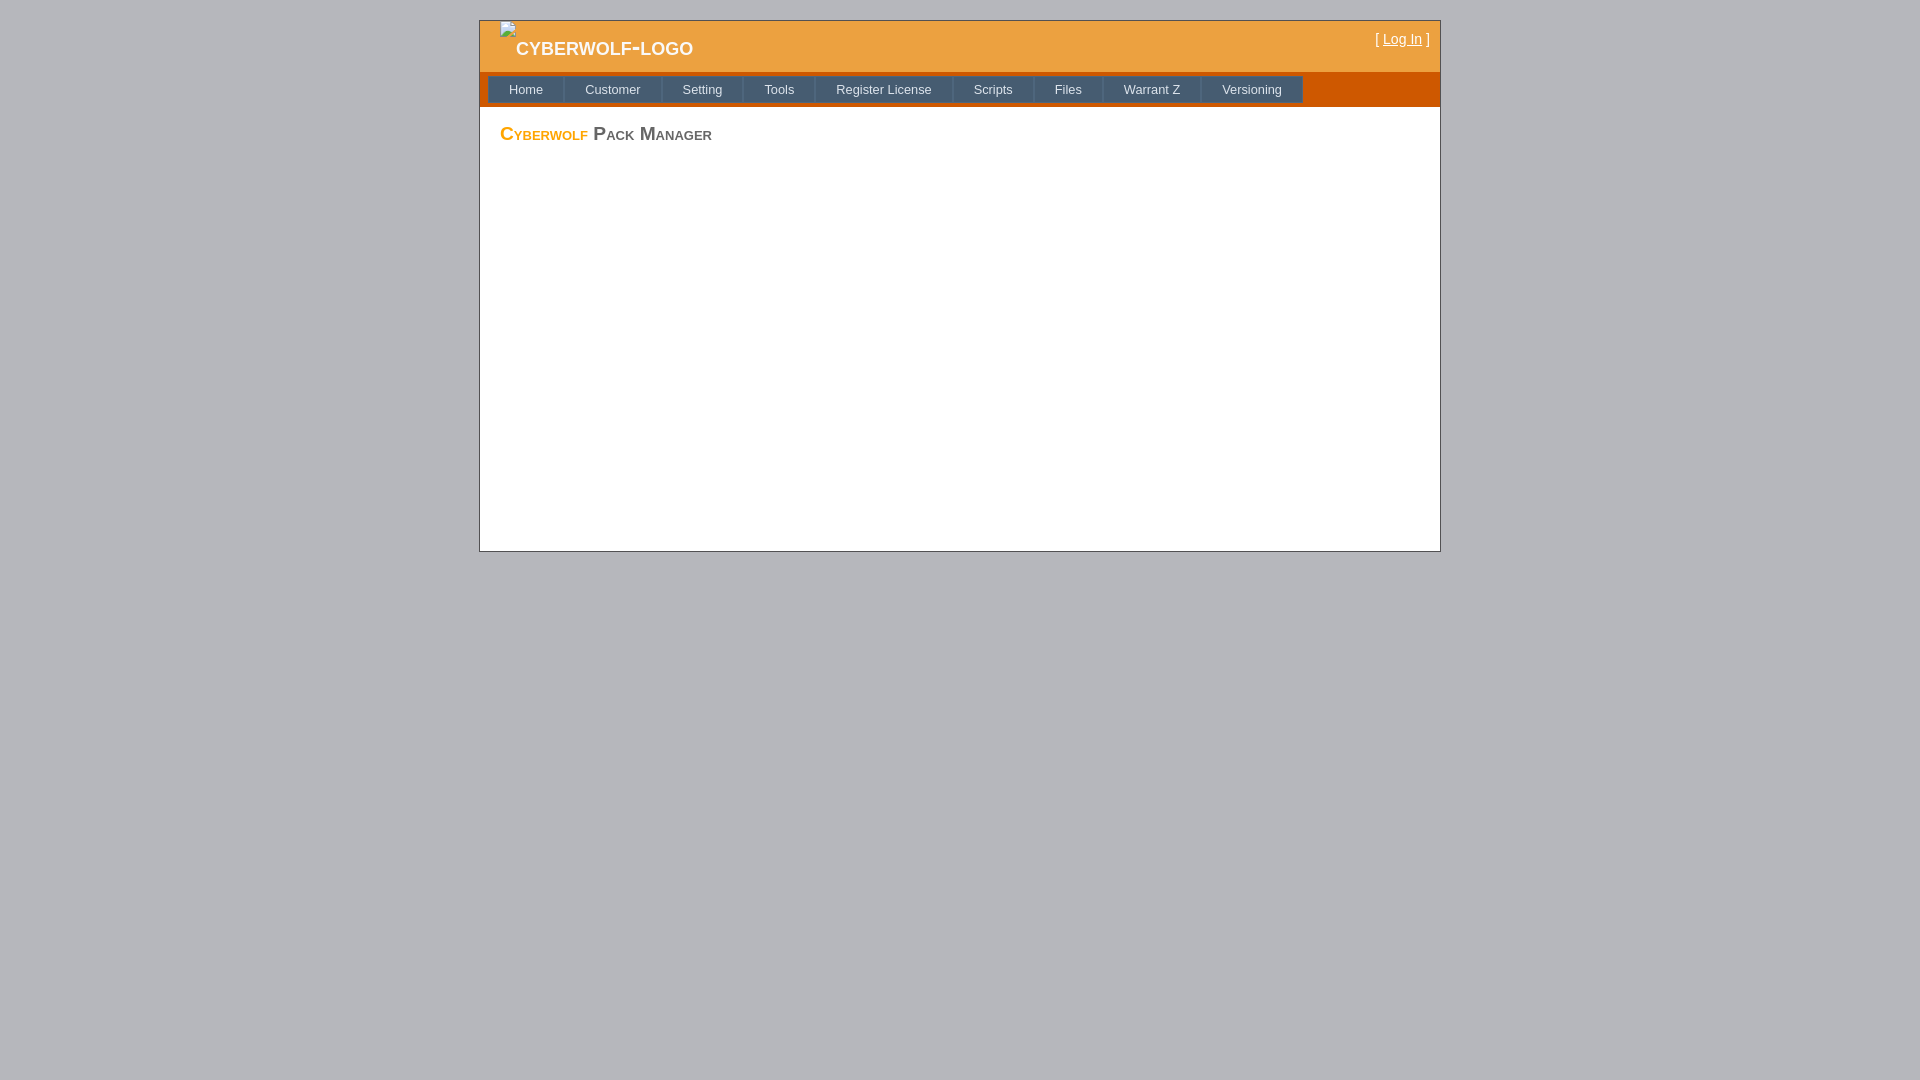  What do you see at coordinates (1102, 88) in the screenshot?
I see `'Warrant Z'` at bounding box center [1102, 88].